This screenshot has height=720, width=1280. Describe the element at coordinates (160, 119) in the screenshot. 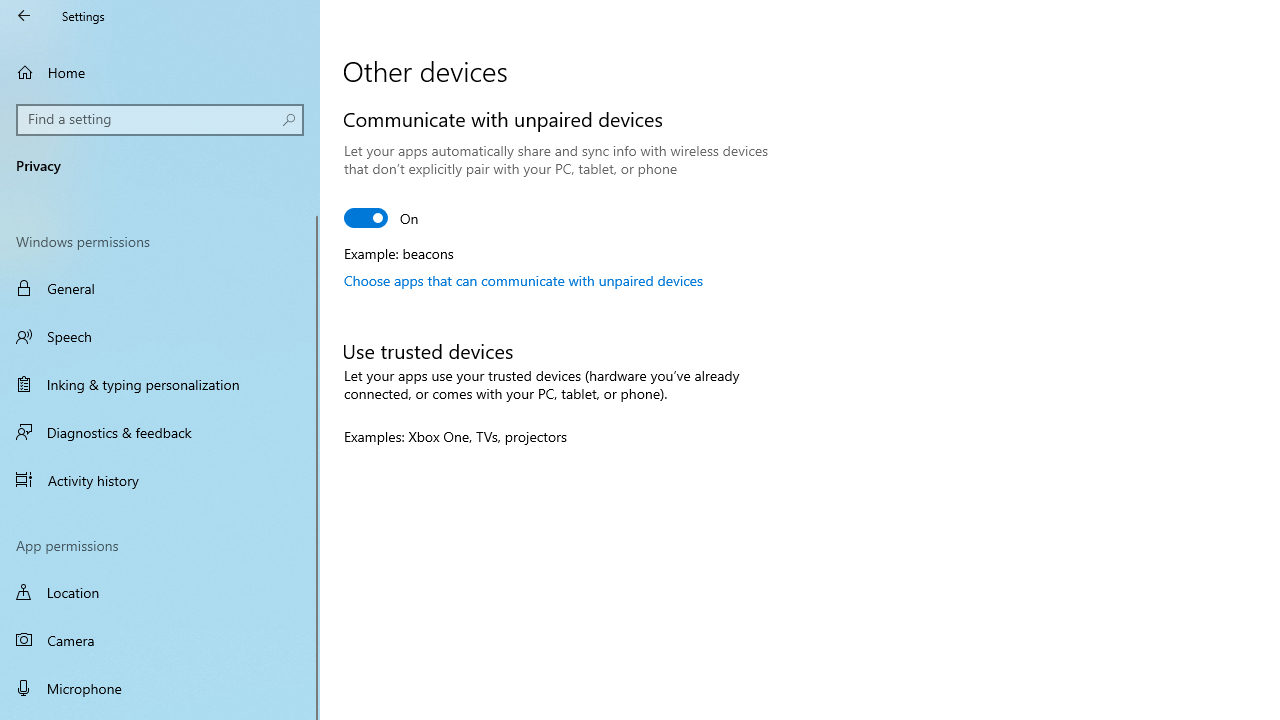

I see `'Search box, Find a setting'` at that location.